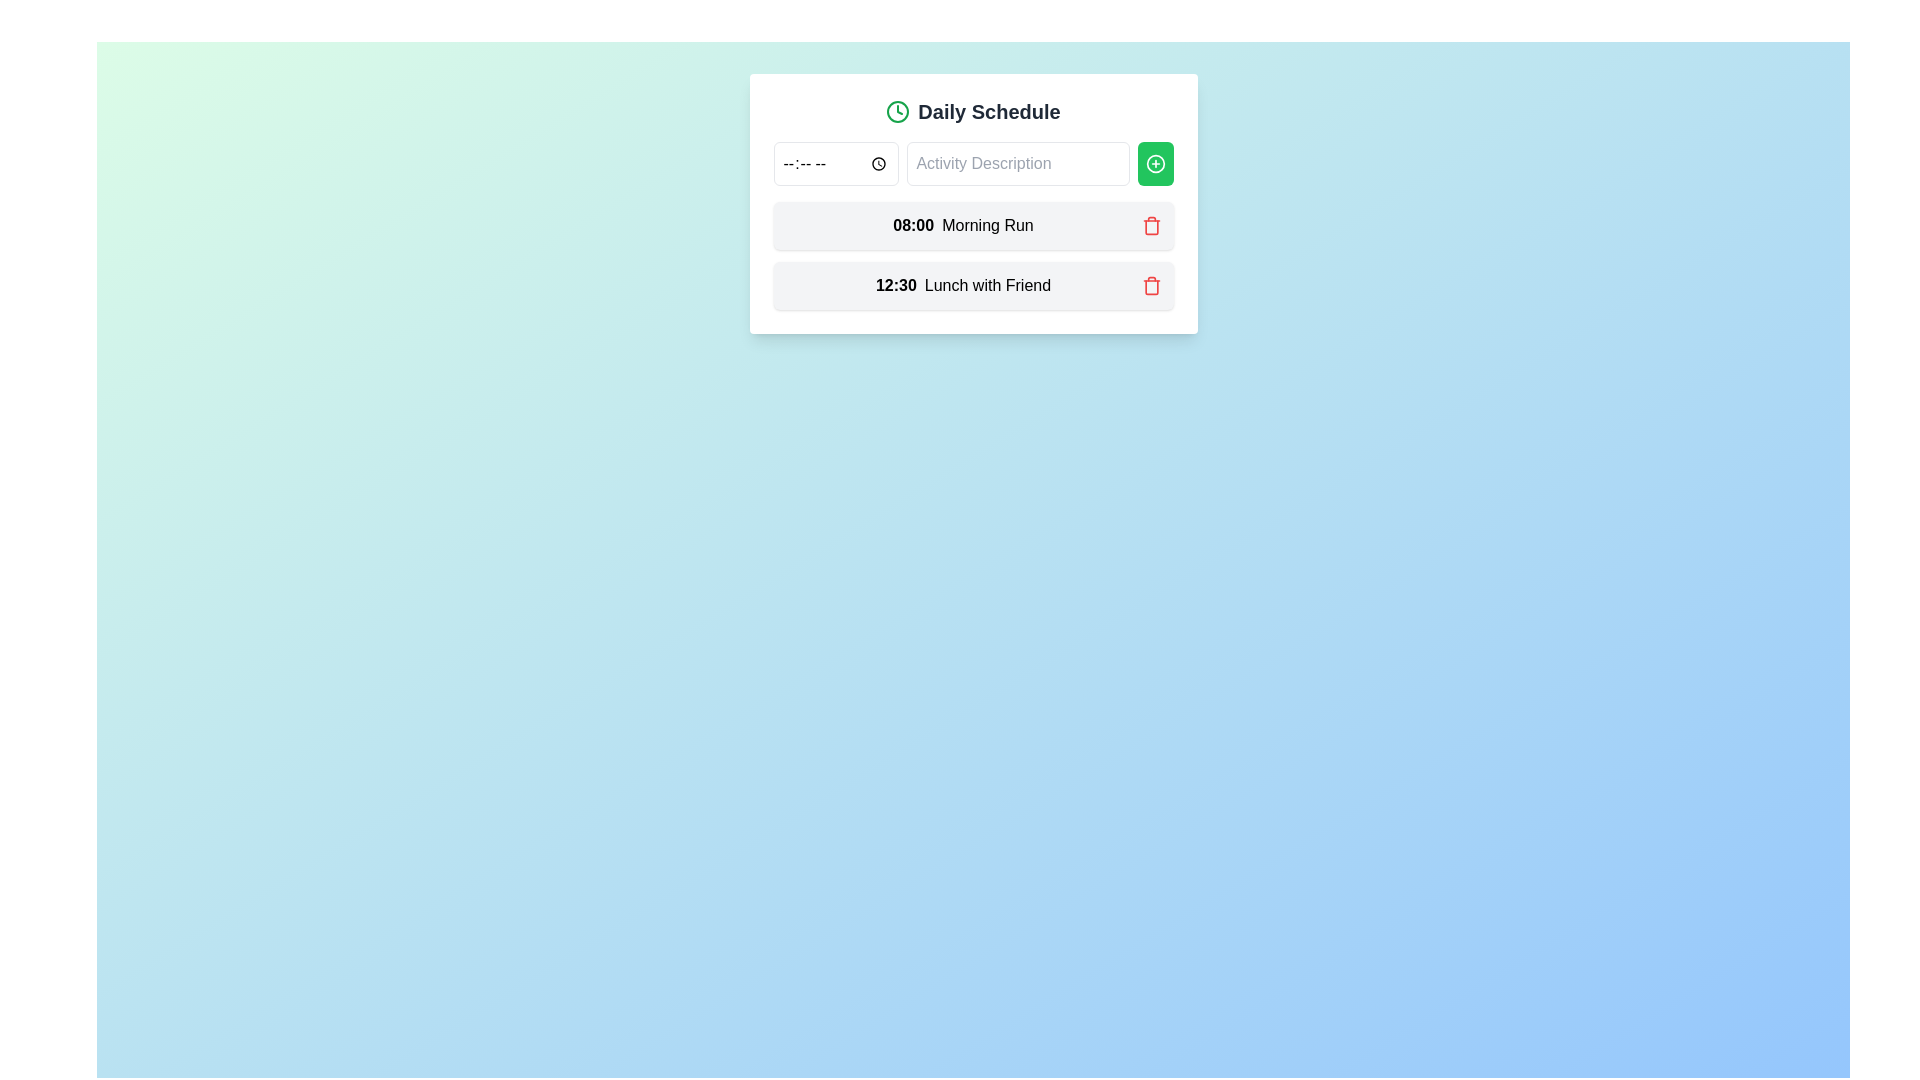 This screenshot has width=1920, height=1080. I want to click on the text label displaying '08:00Morning Run' which shows a bold time followed by a description, so click(963, 225).